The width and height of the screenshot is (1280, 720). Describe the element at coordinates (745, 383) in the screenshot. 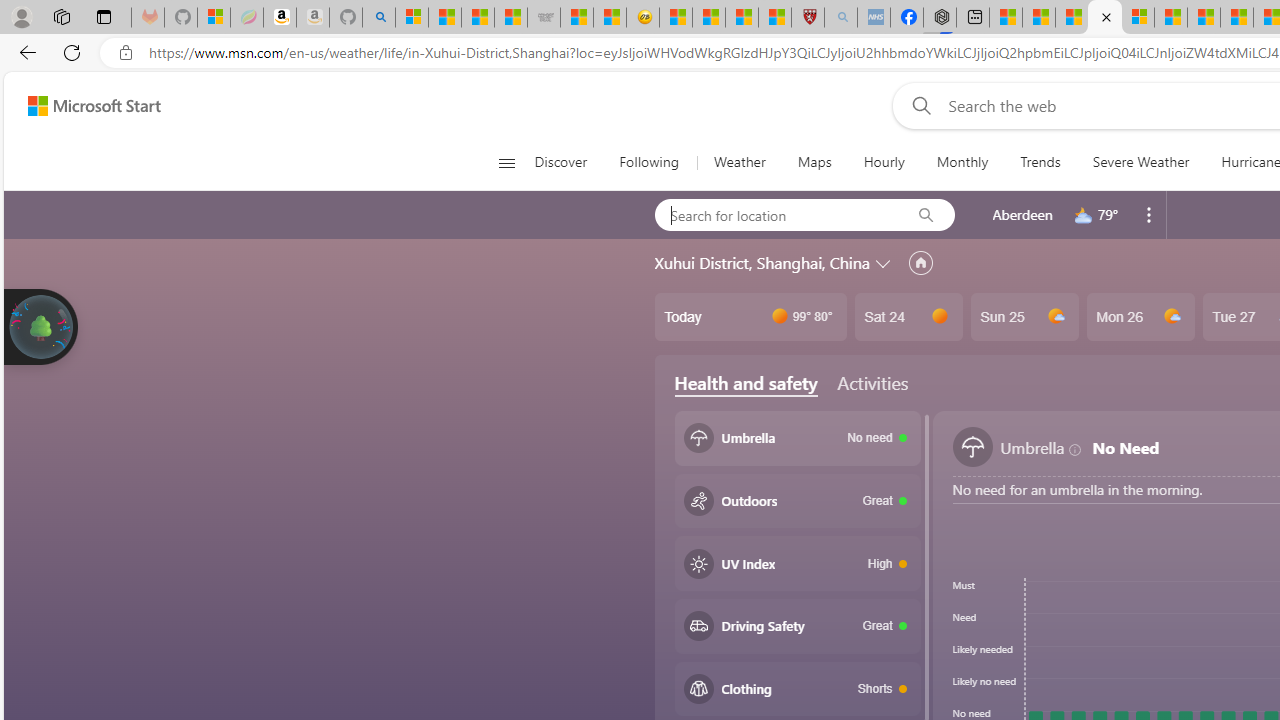

I see `'Health and safety'` at that location.